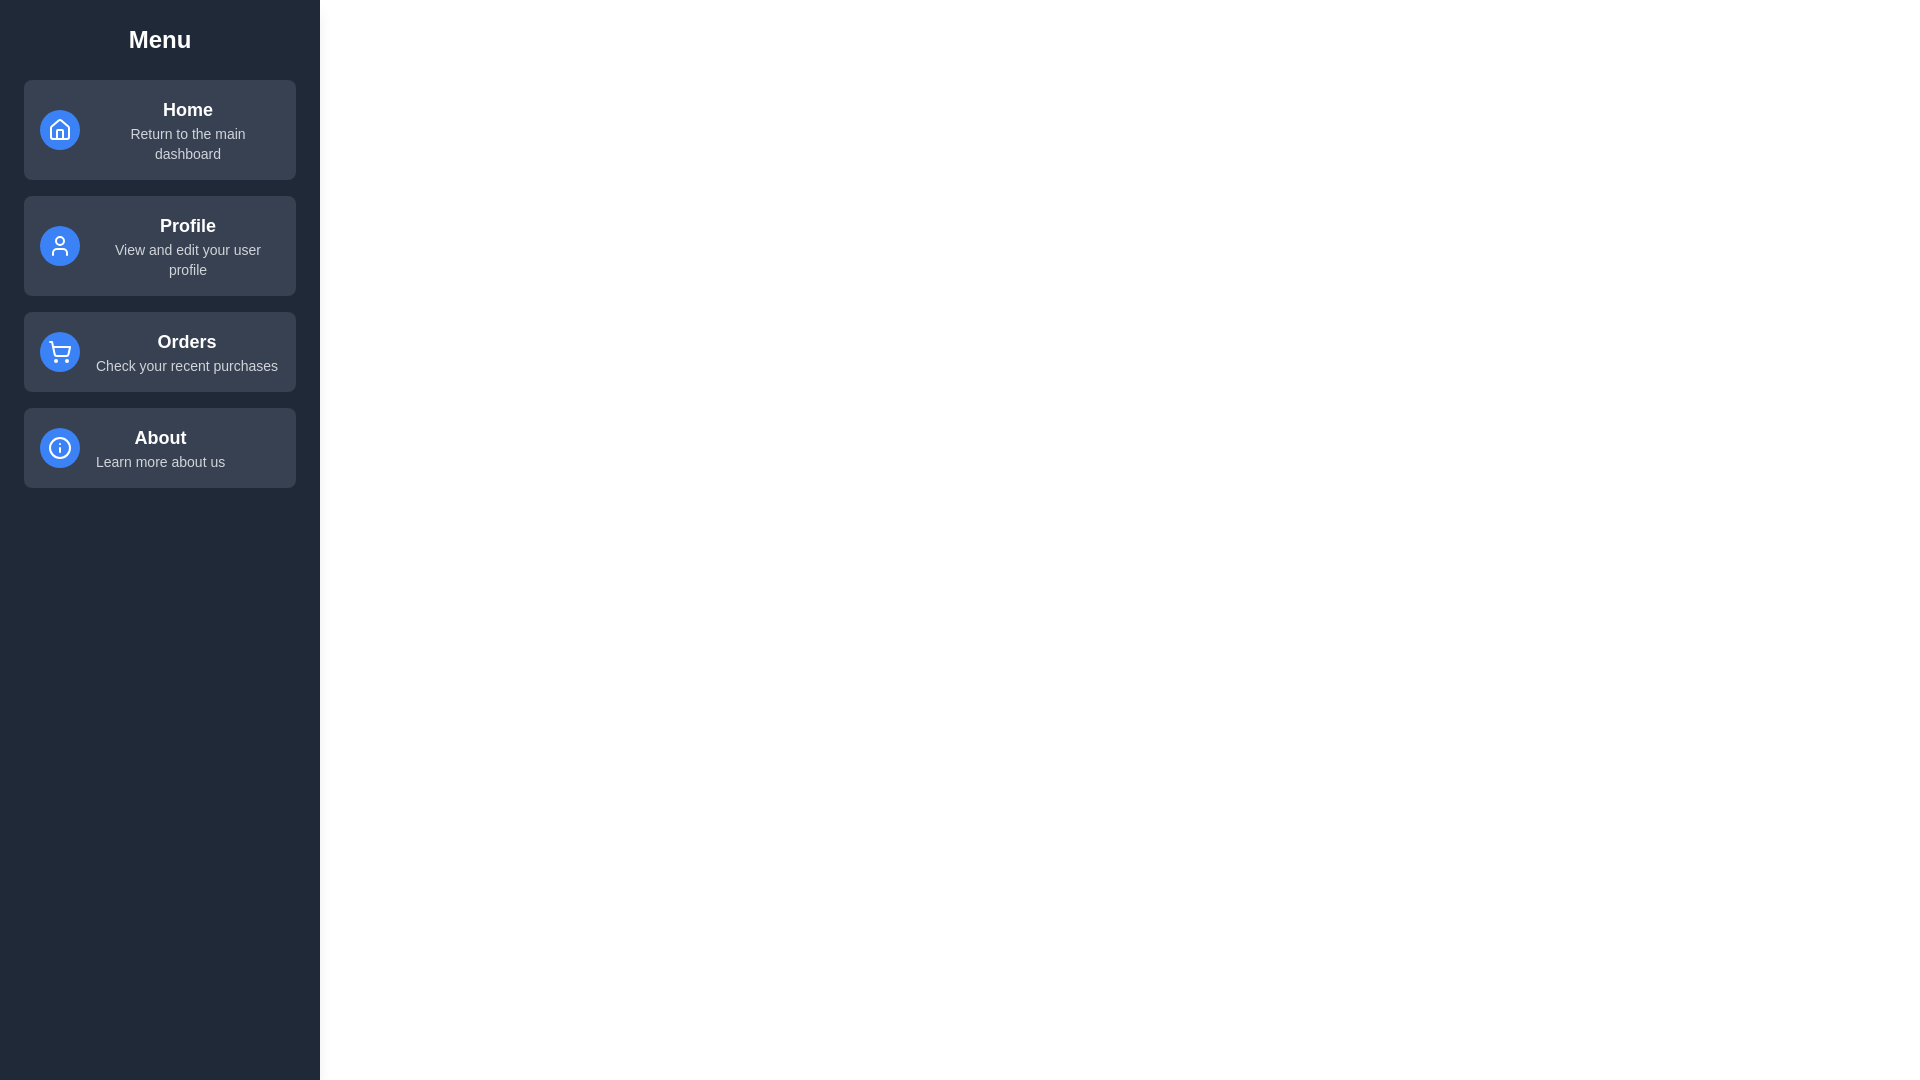 The height and width of the screenshot is (1080, 1920). What do you see at coordinates (158, 446) in the screenshot?
I see `the menu item labeled About to select it` at bounding box center [158, 446].